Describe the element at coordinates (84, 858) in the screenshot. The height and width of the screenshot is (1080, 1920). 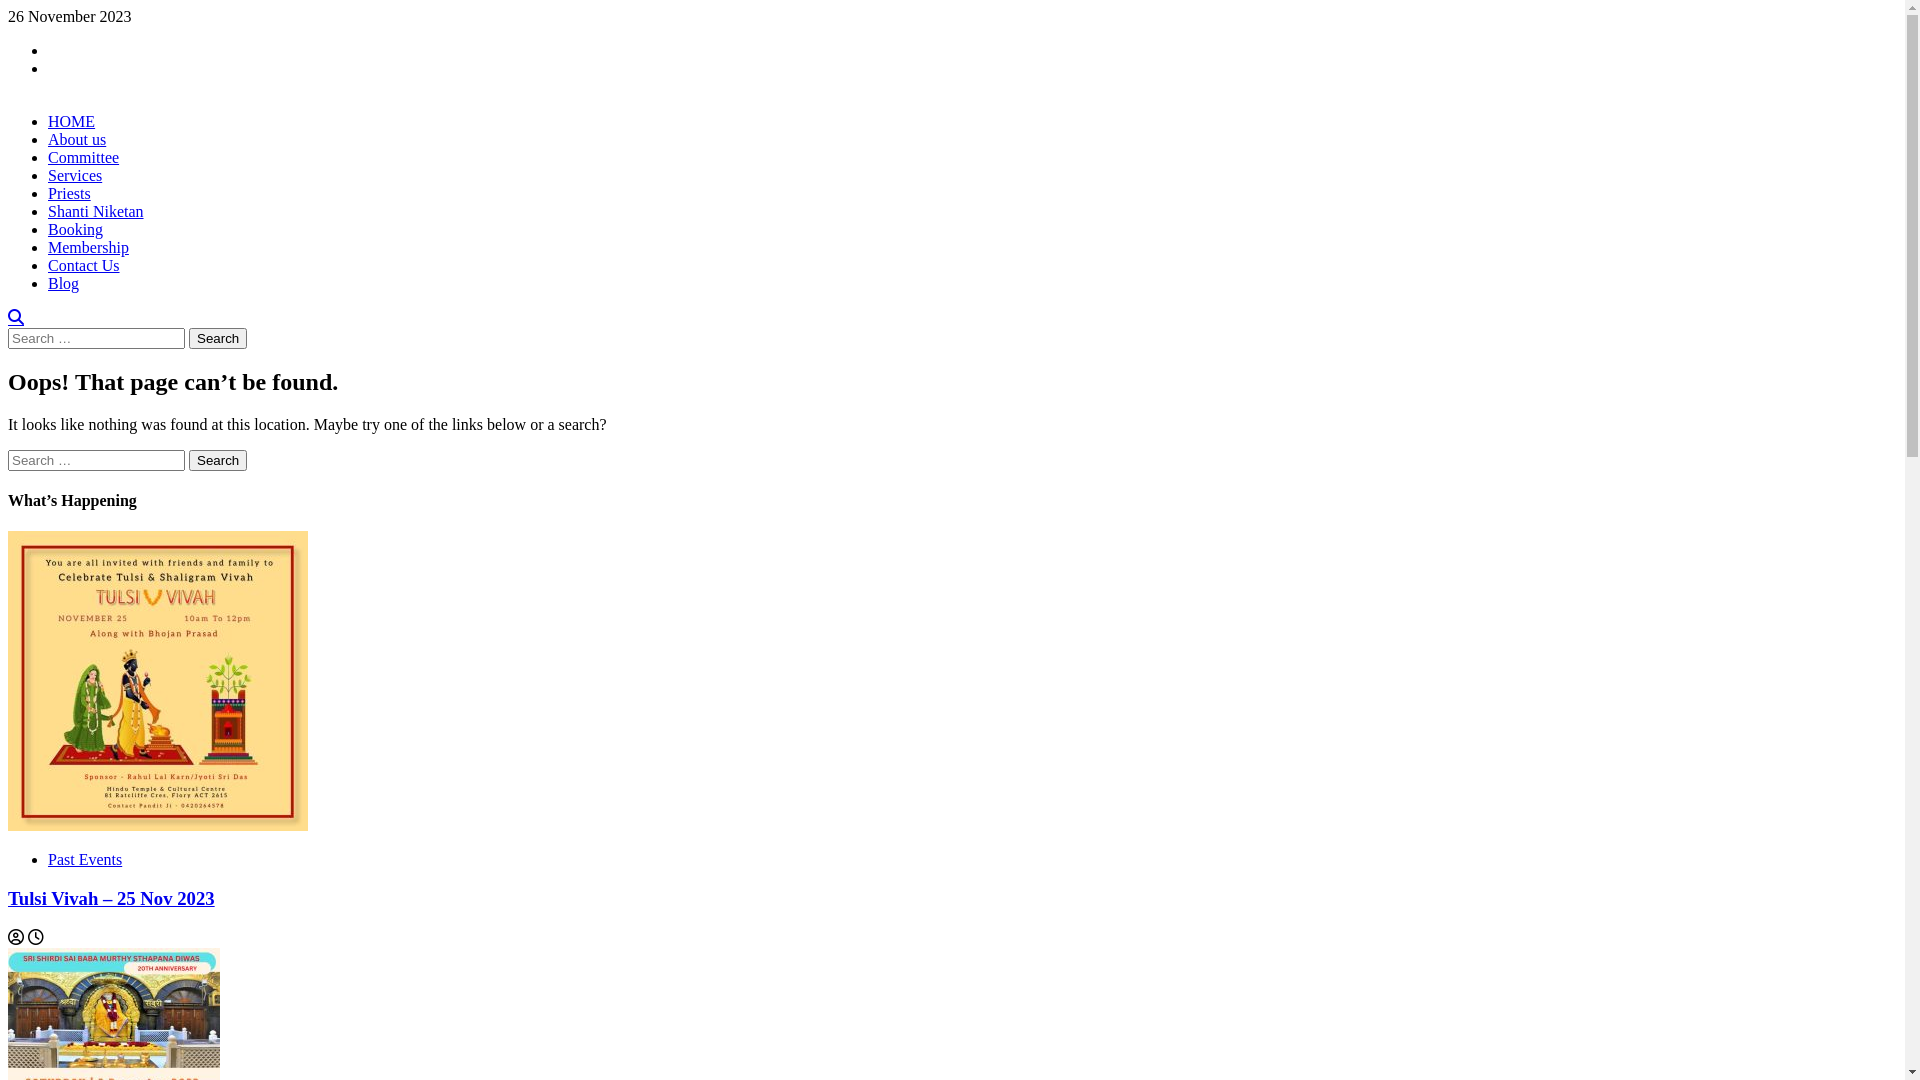
I see `'Past Events'` at that location.